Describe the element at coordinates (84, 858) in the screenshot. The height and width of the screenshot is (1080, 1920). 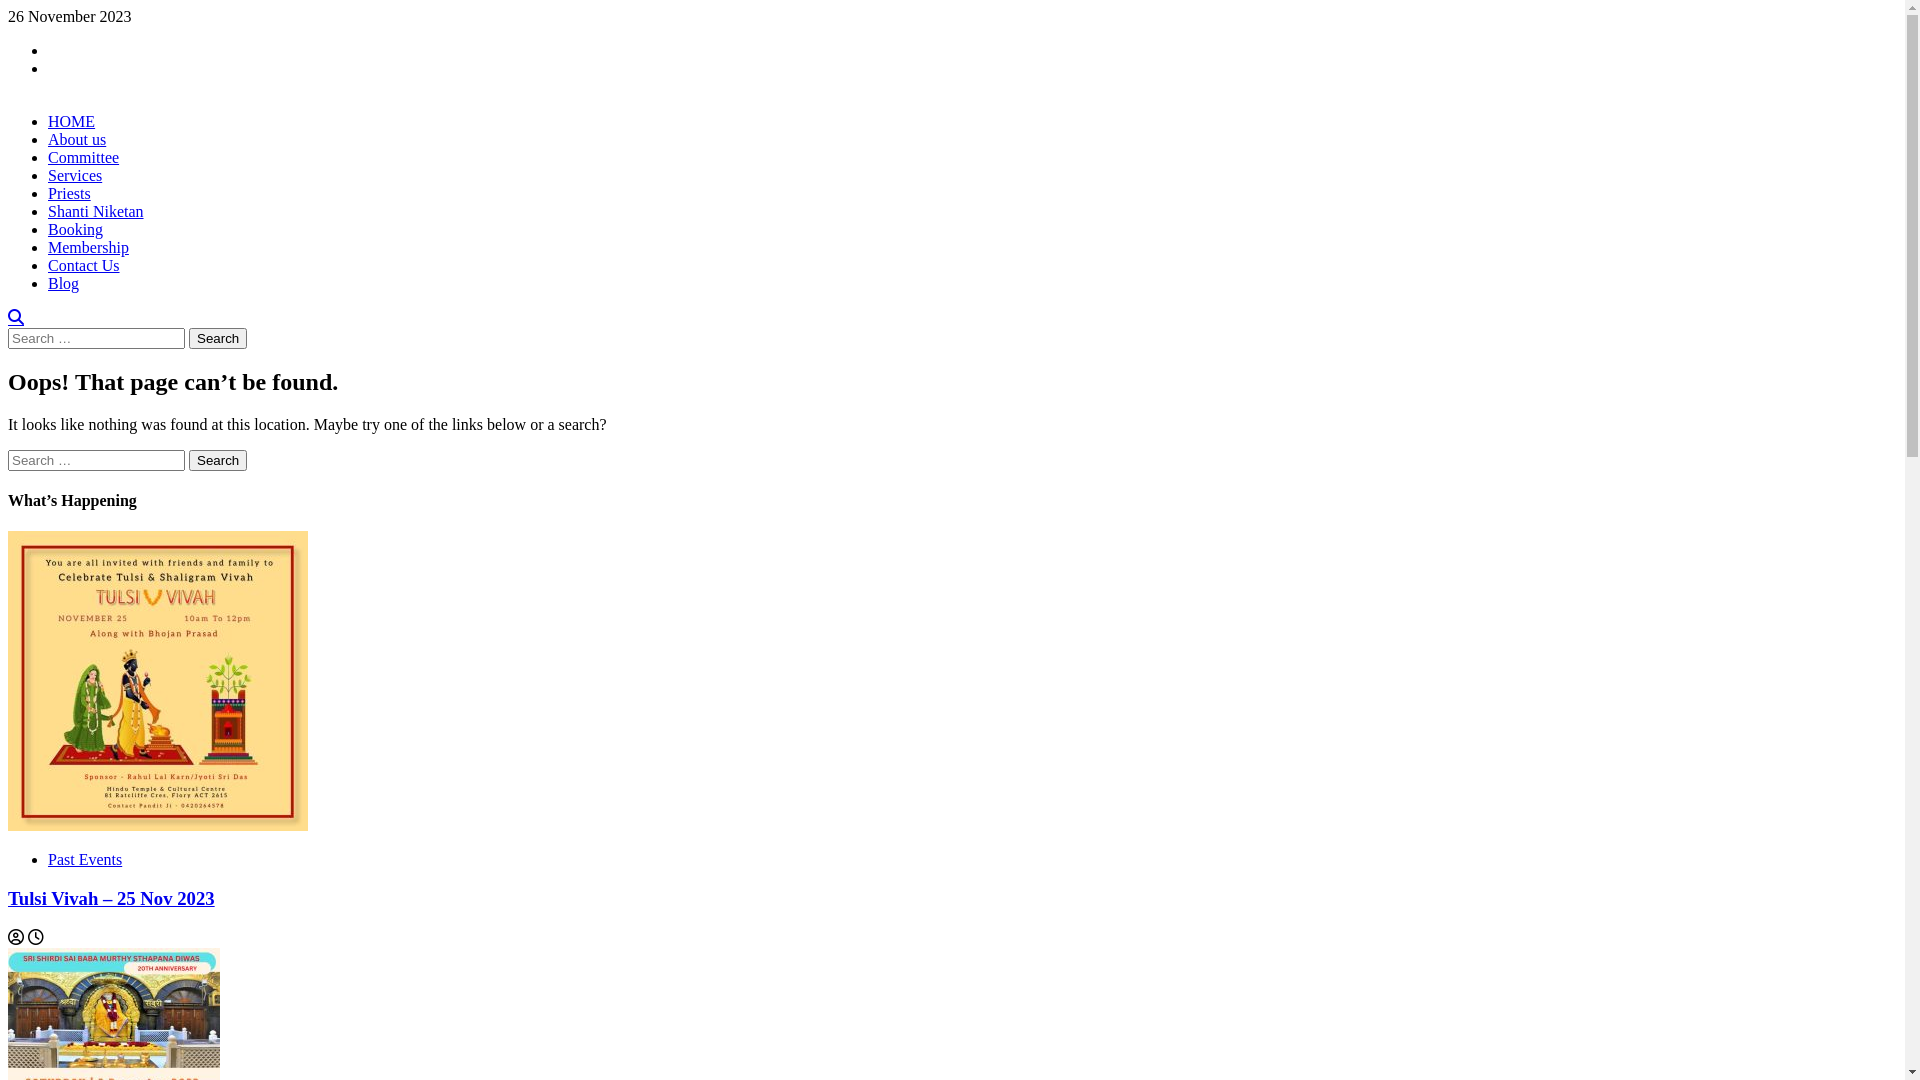
I see `'Past Events'` at that location.